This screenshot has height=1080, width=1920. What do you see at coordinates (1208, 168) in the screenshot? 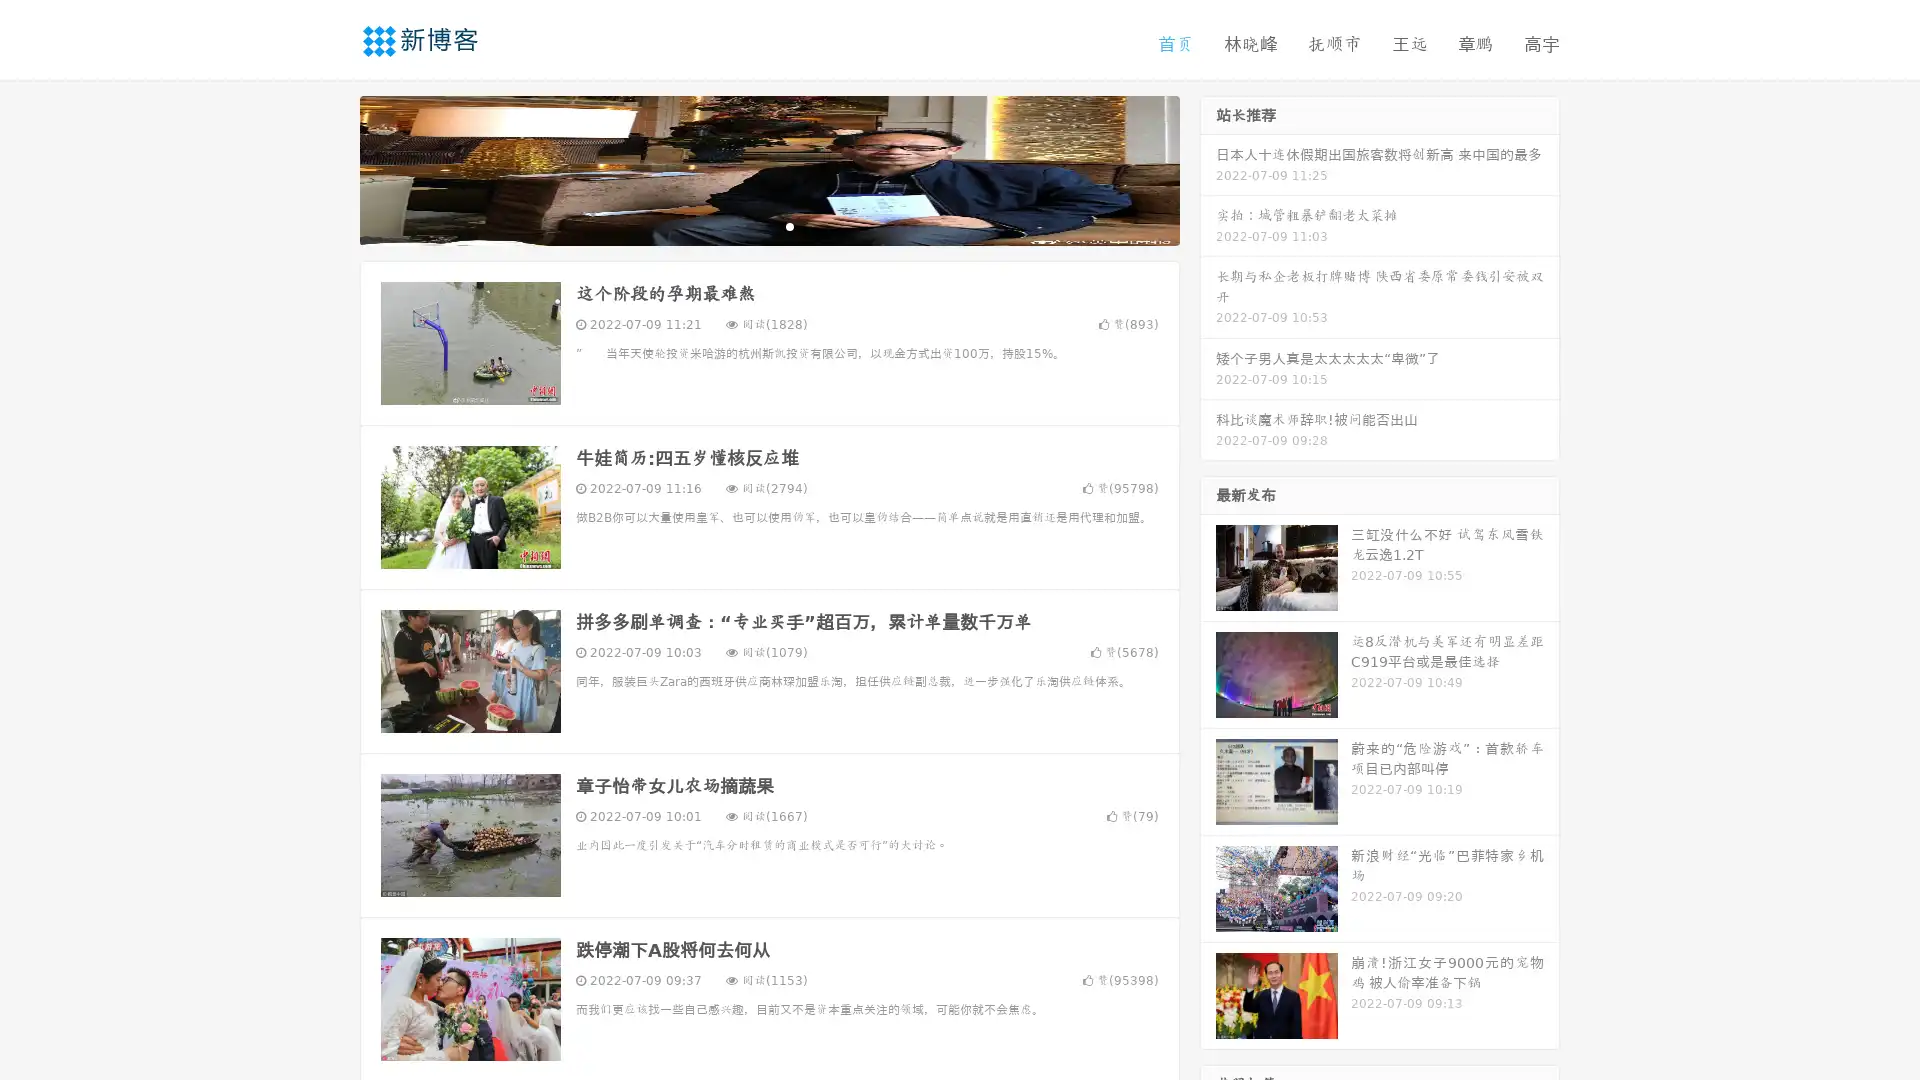
I see `Next slide` at bounding box center [1208, 168].